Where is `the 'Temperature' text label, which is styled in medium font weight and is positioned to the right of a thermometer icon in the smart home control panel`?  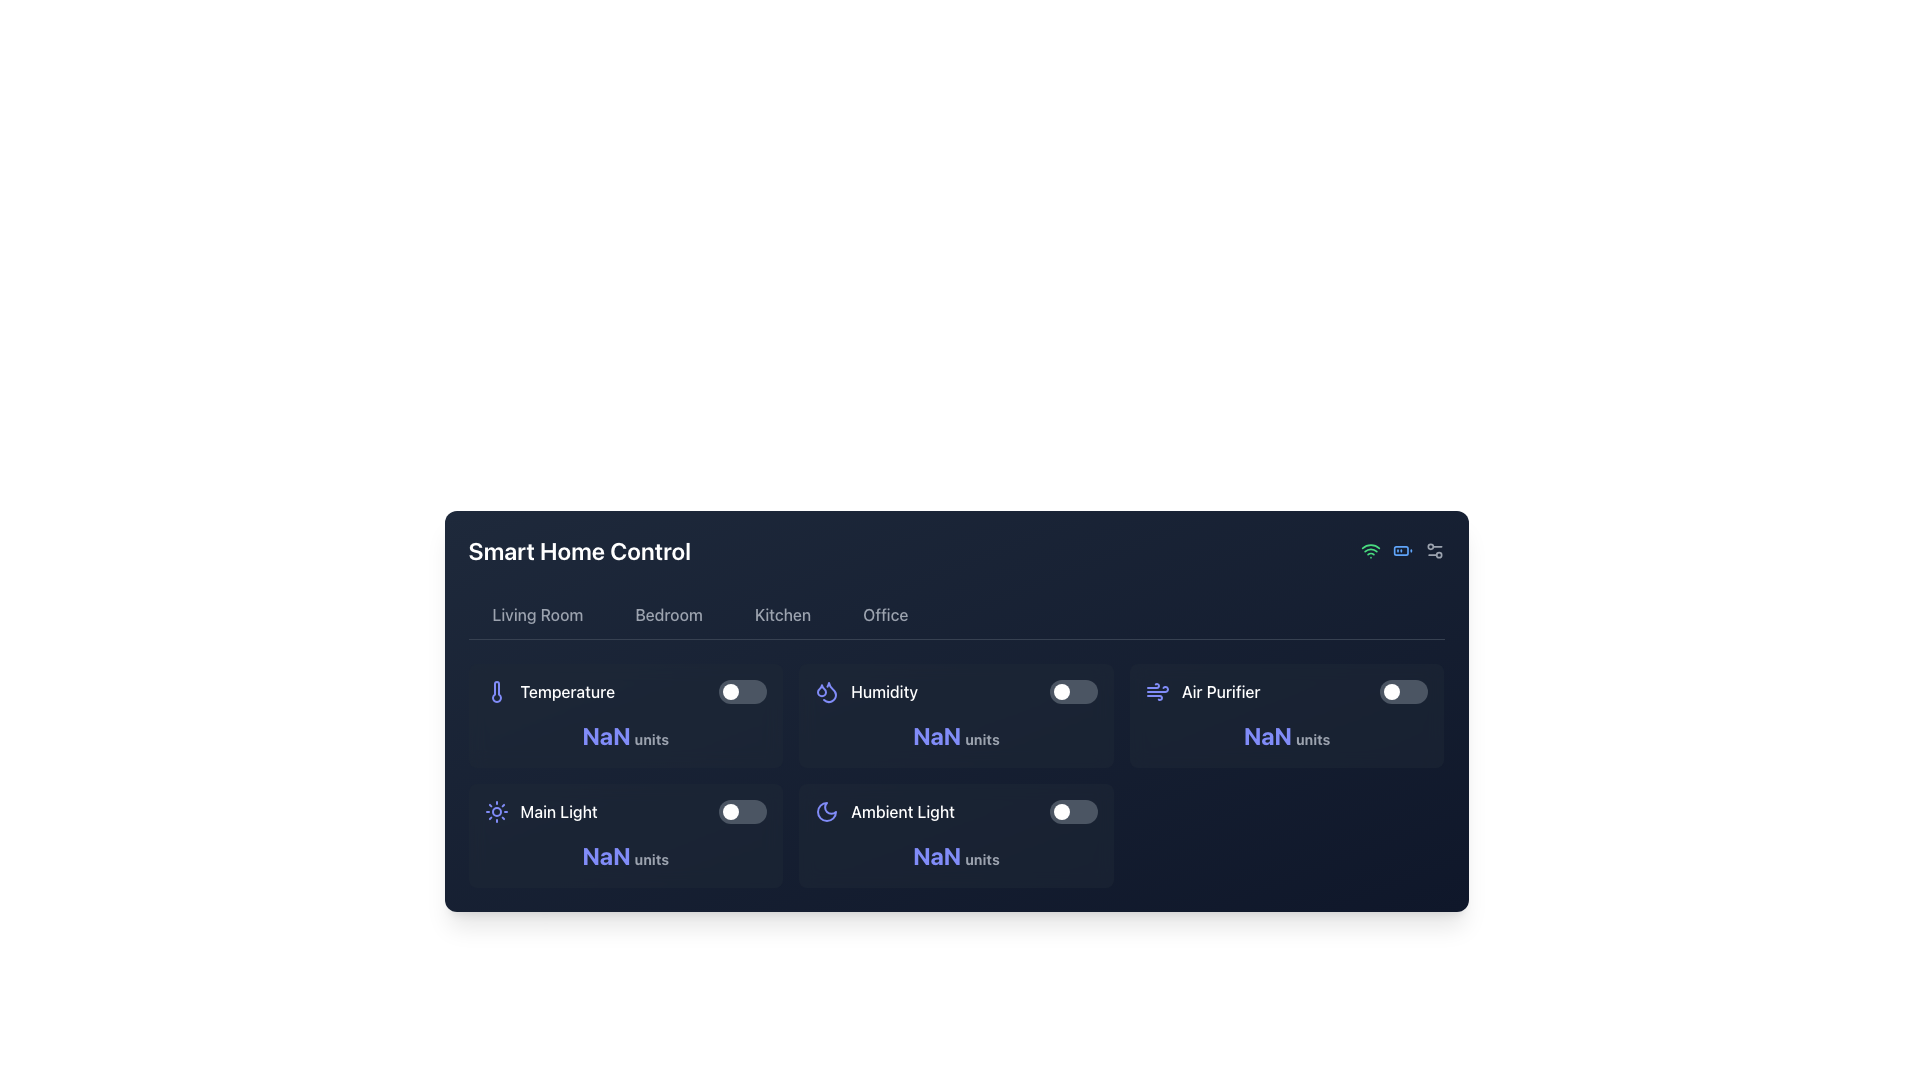 the 'Temperature' text label, which is styled in medium font weight and is positioned to the right of a thermometer icon in the smart home control panel is located at coordinates (566, 690).